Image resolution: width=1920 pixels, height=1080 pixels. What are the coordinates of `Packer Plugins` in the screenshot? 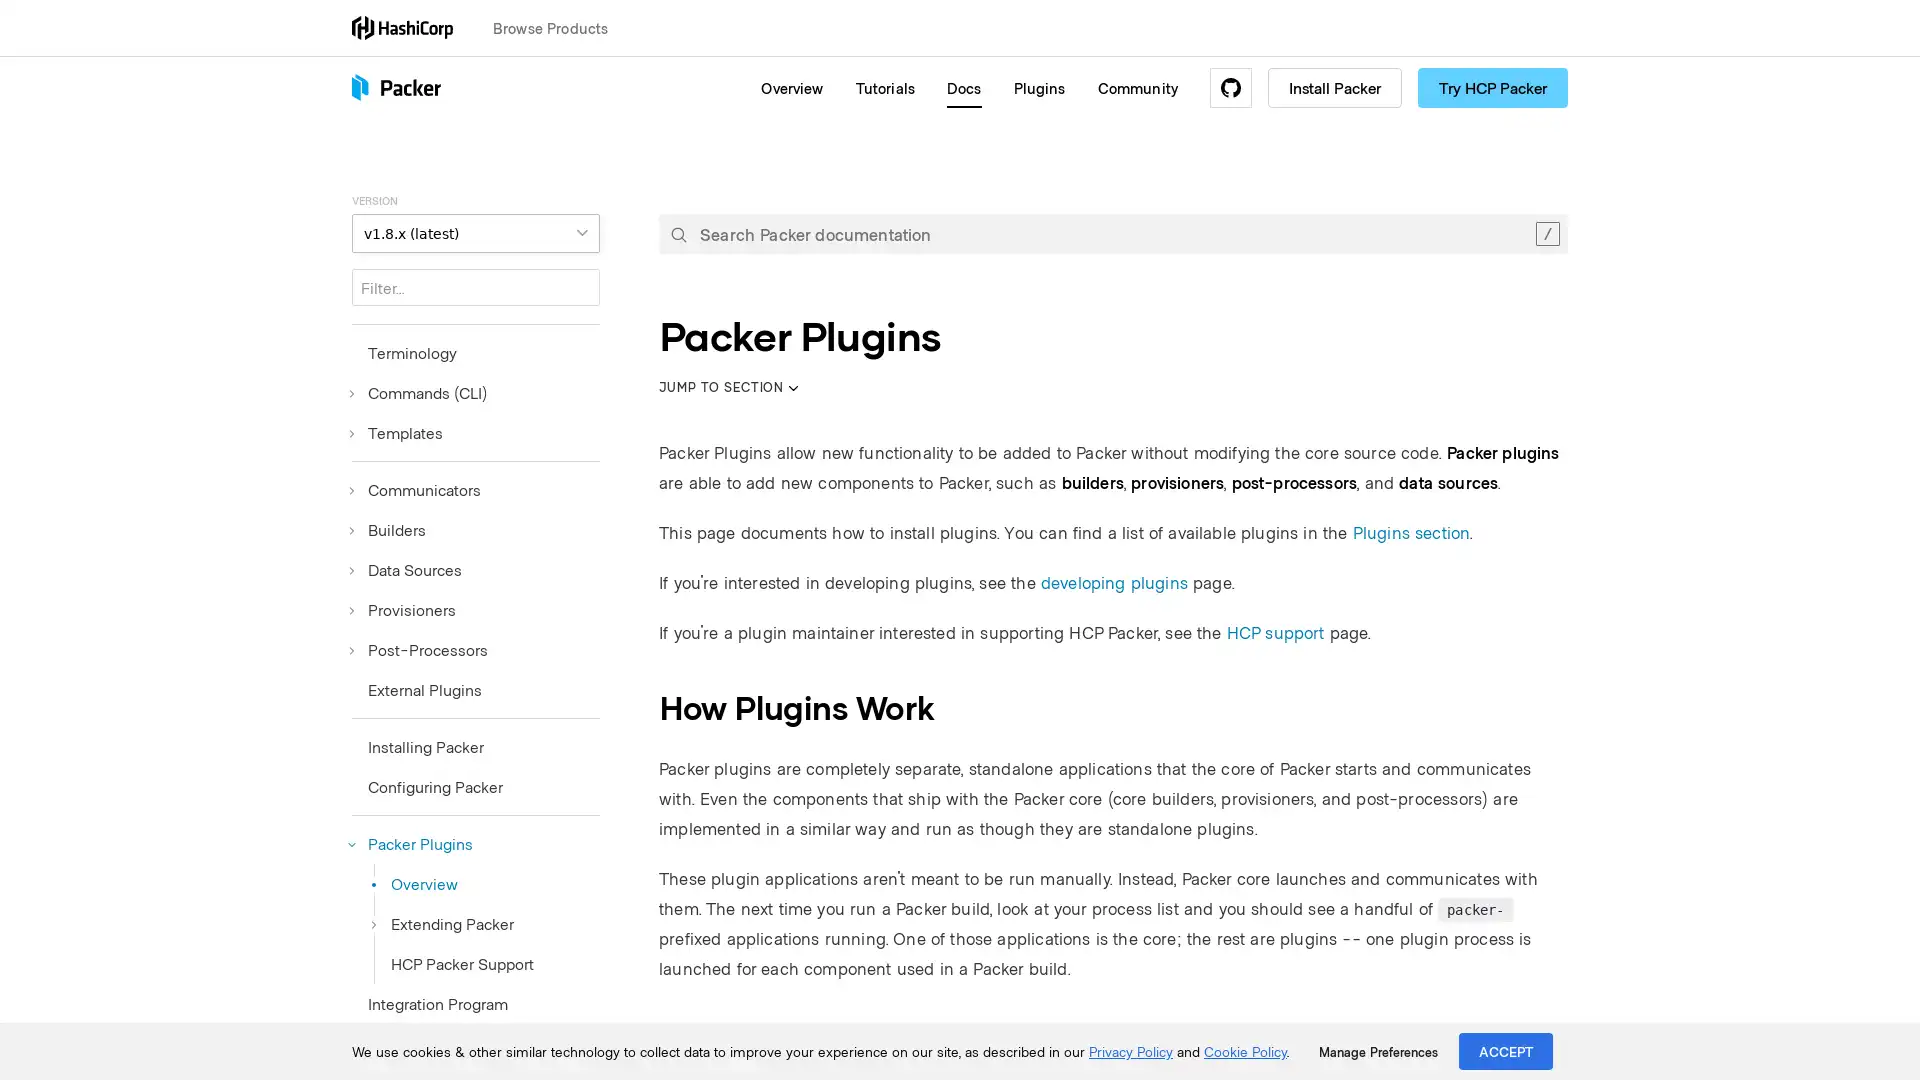 It's located at (411, 844).